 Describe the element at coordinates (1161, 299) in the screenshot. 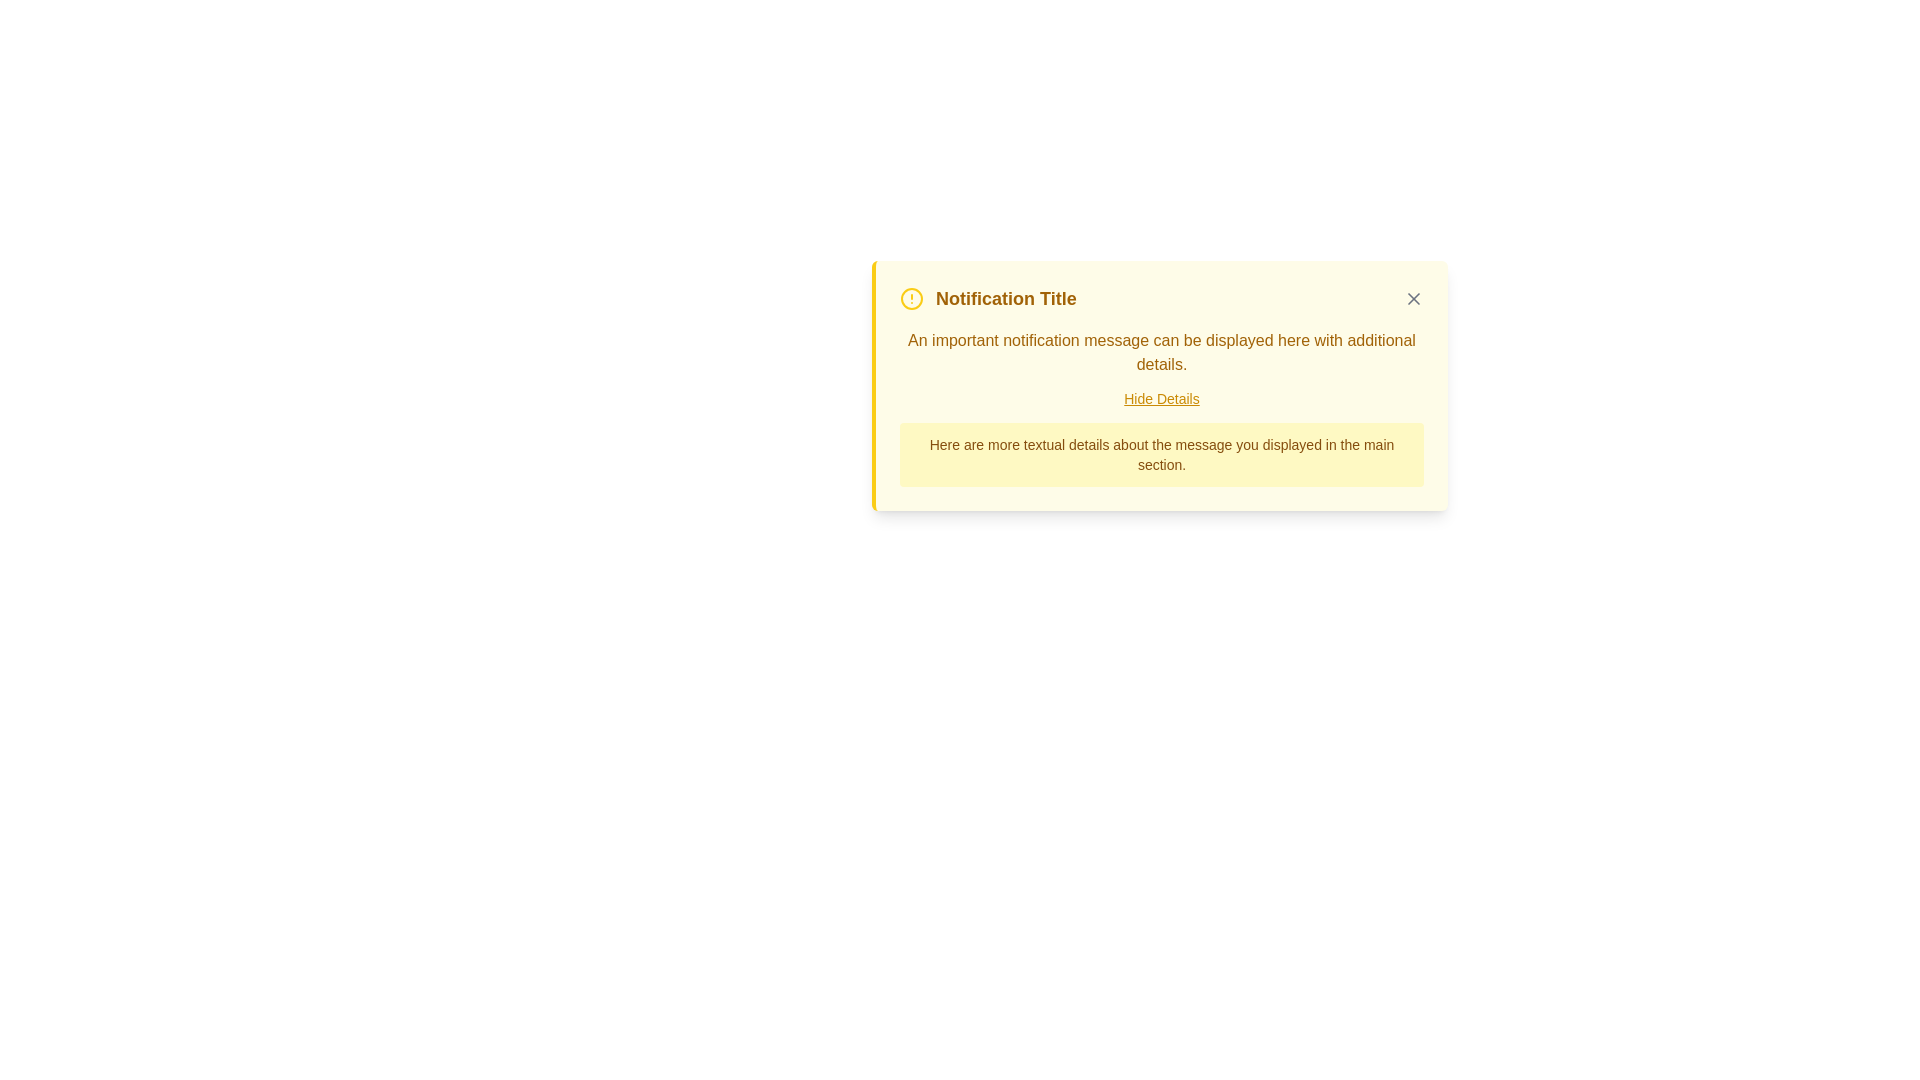

I see `the notification header titled 'Notification Title'` at that location.